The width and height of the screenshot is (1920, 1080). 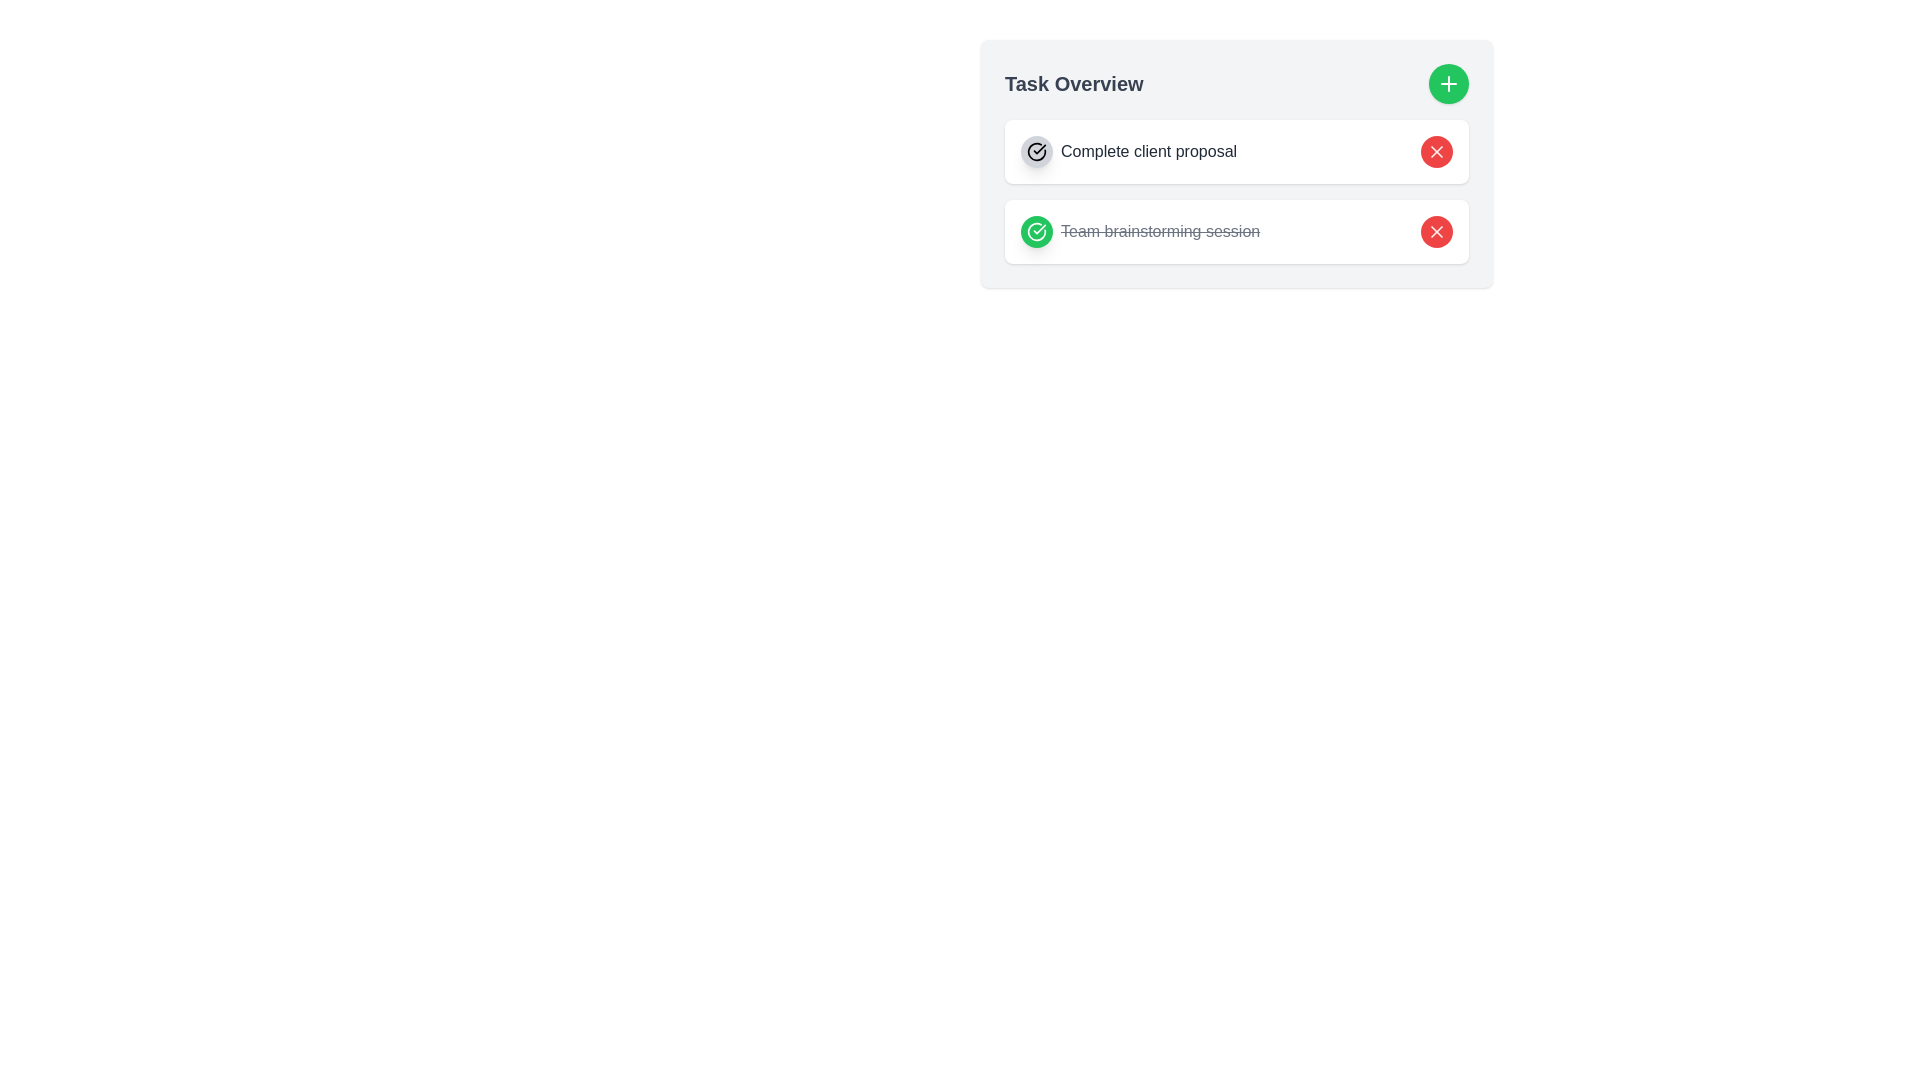 What do you see at coordinates (1160, 230) in the screenshot?
I see `text label that says 'Team brainstorming session', which is styled with a strikethrough and located in the second task item of the task list interface` at bounding box center [1160, 230].